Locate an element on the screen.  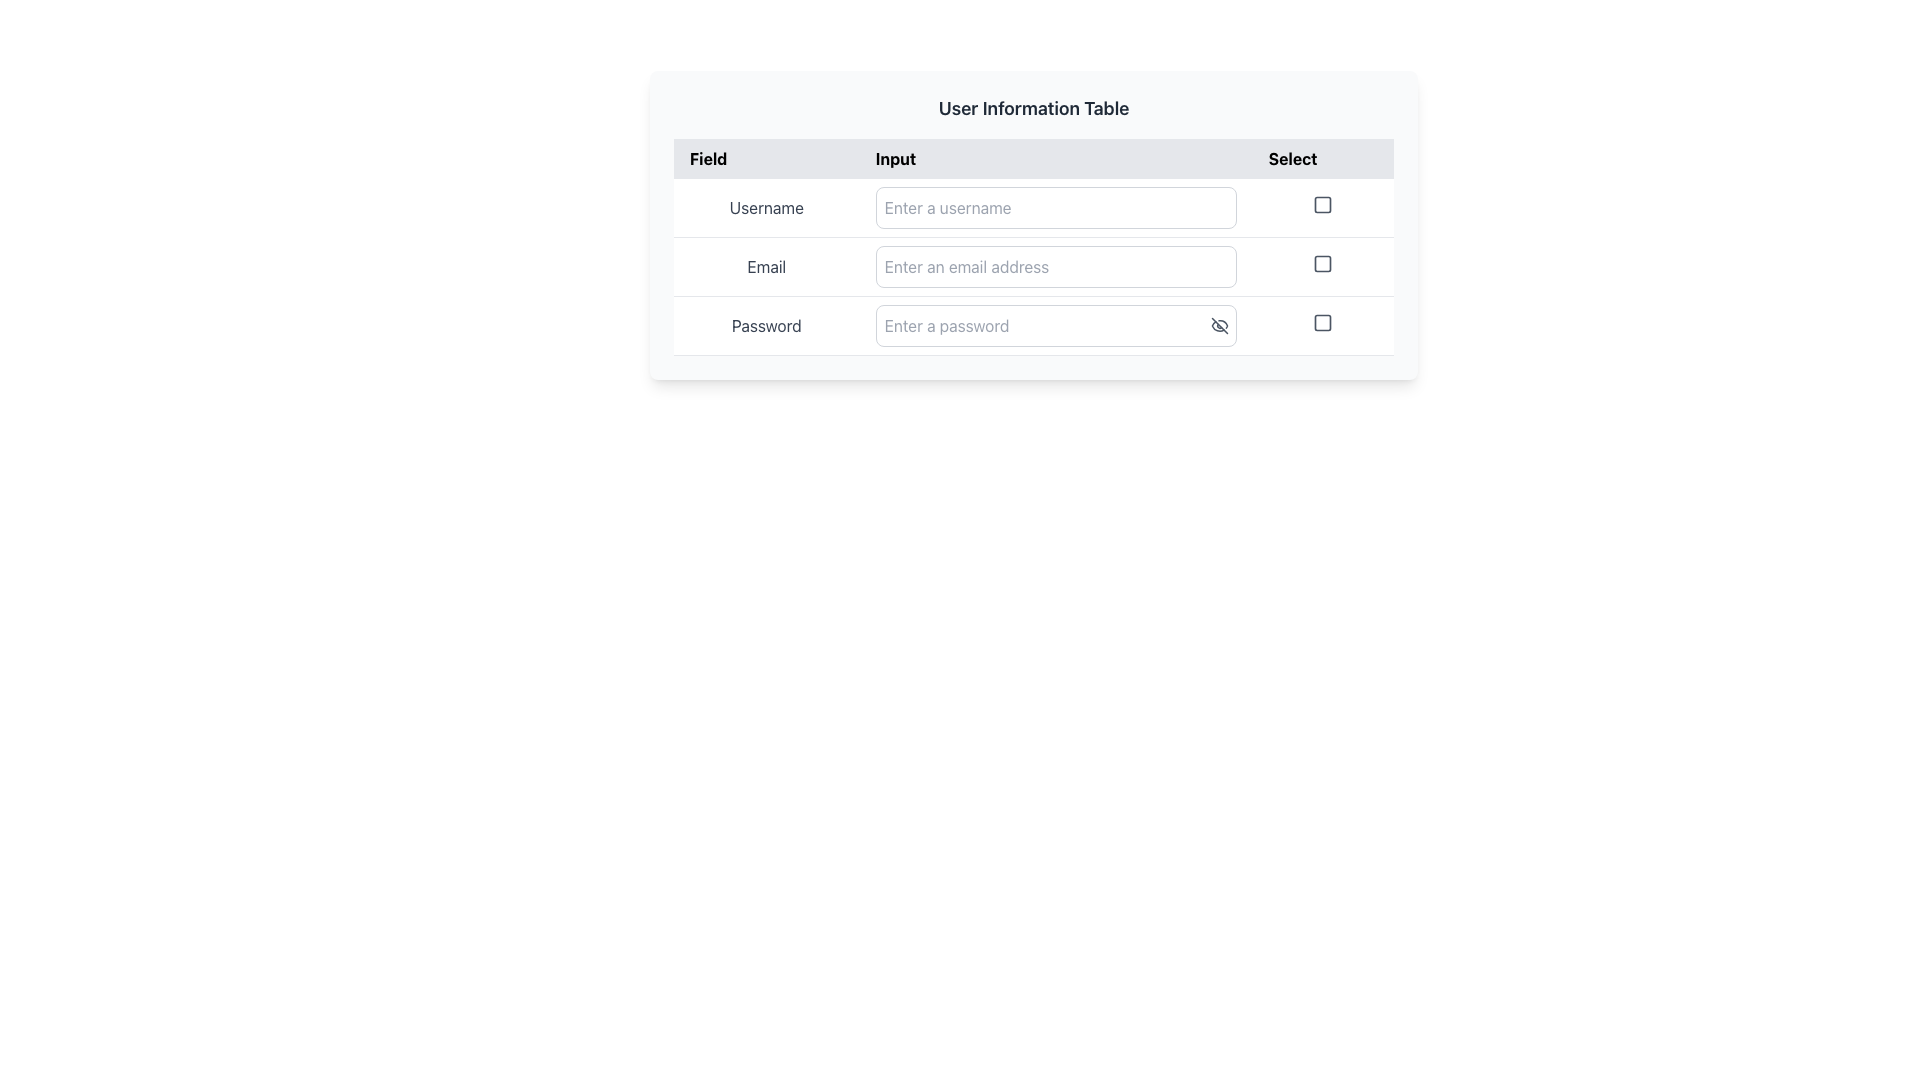
the small square checkbox located in the last column of the row labeled 'Email' is located at coordinates (1323, 265).